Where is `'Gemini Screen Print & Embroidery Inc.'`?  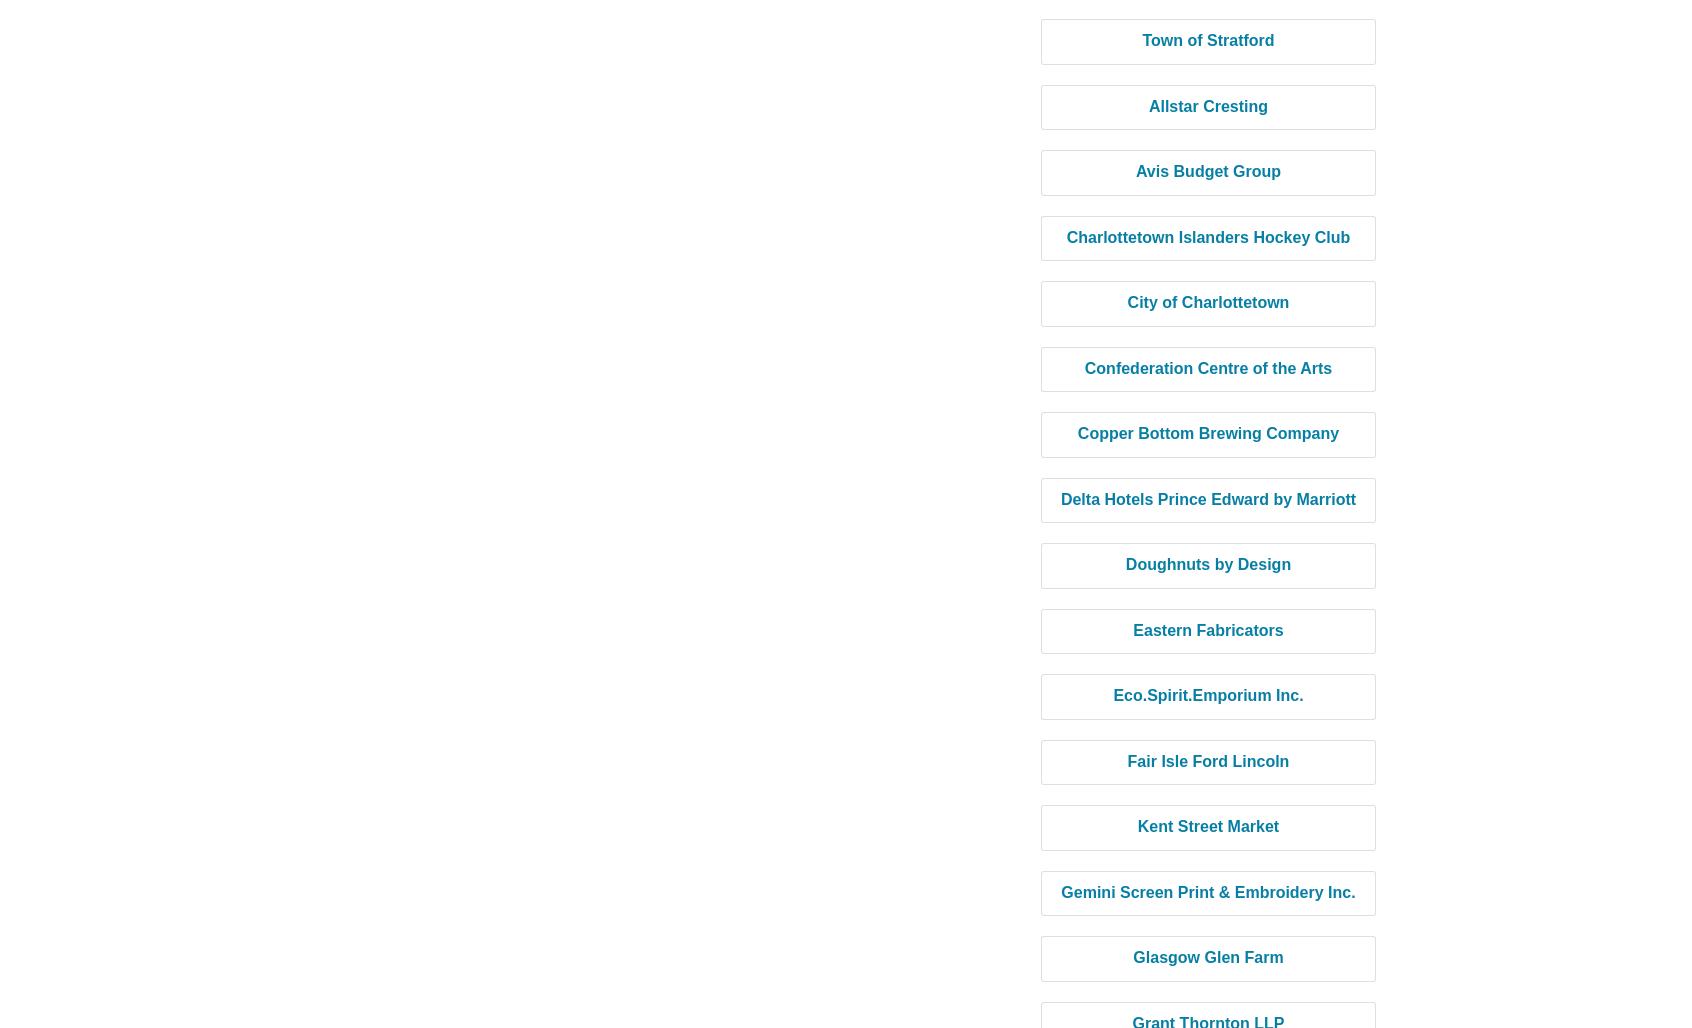
'Gemini Screen Print & Embroidery Inc.' is located at coordinates (1207, 890).